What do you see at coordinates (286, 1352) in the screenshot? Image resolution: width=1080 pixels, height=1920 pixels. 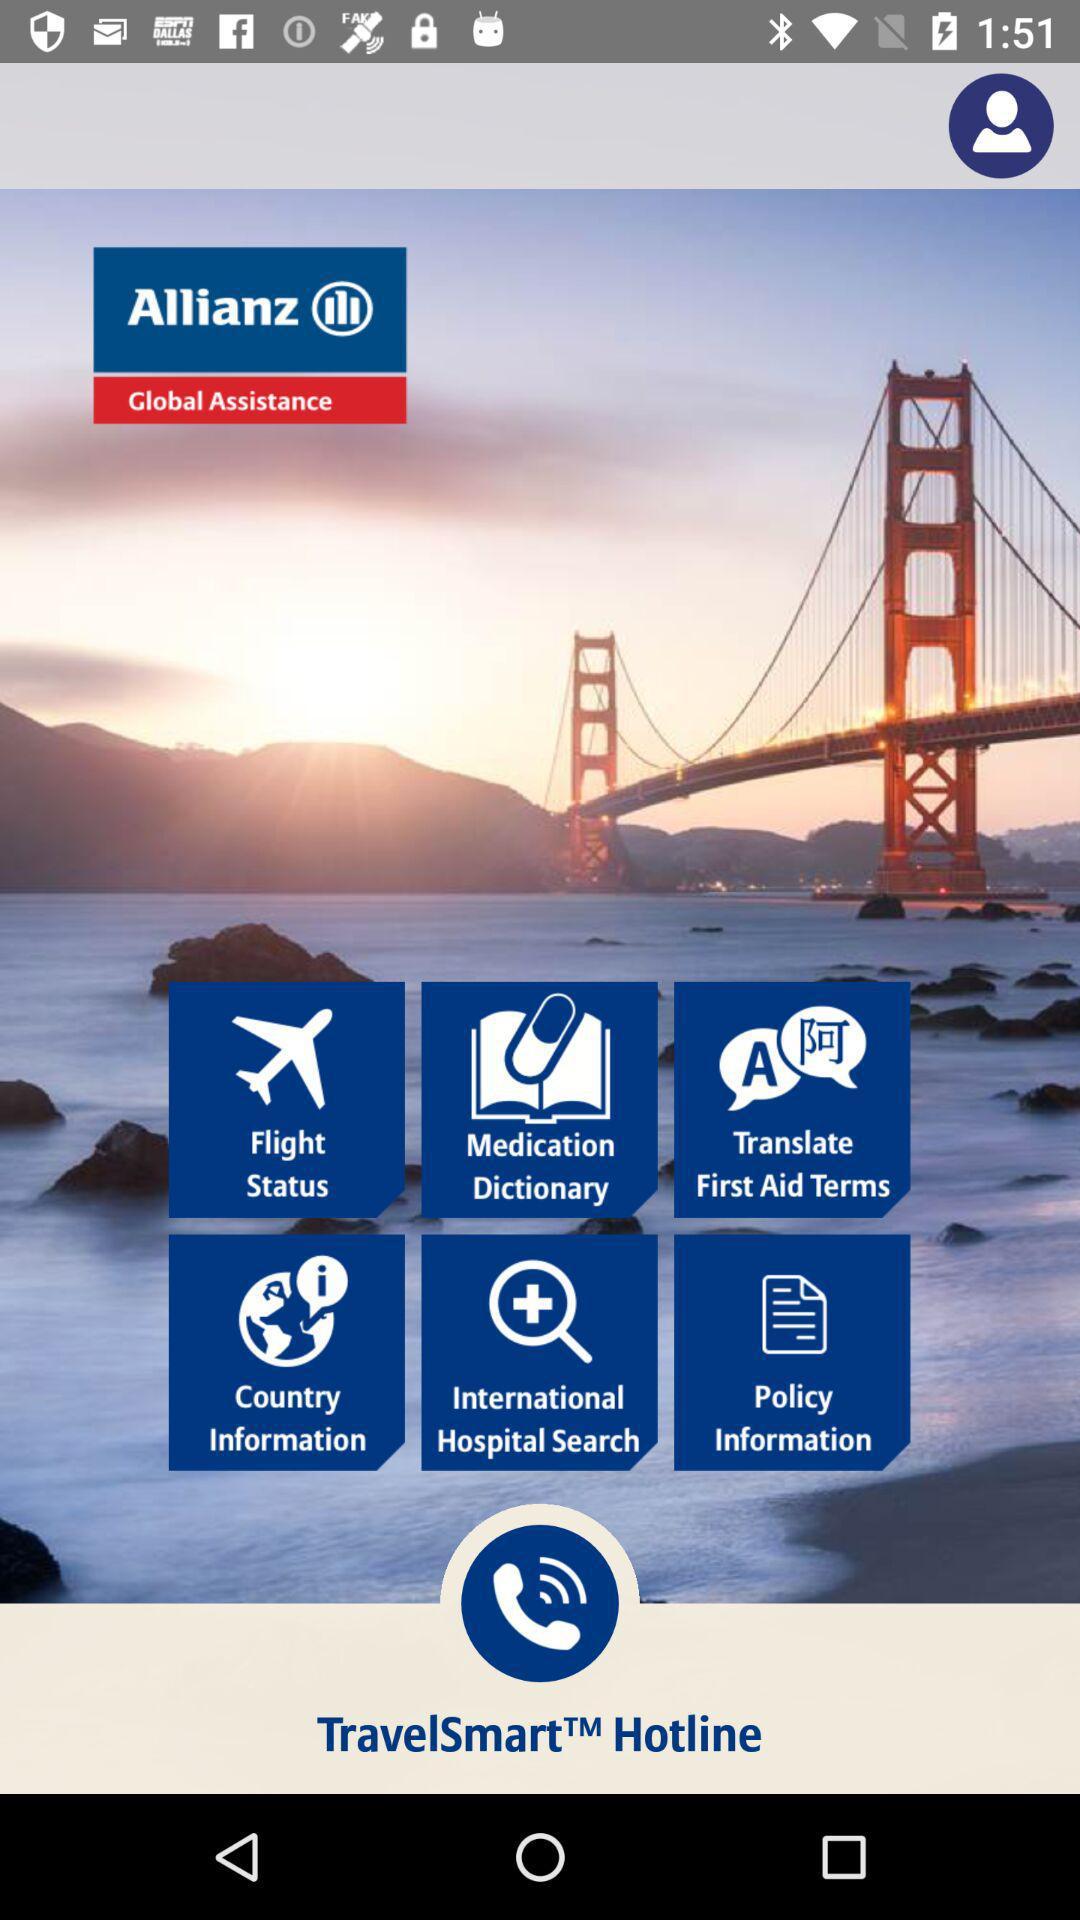 I see `click country information` at bounding box center [286, 1352].